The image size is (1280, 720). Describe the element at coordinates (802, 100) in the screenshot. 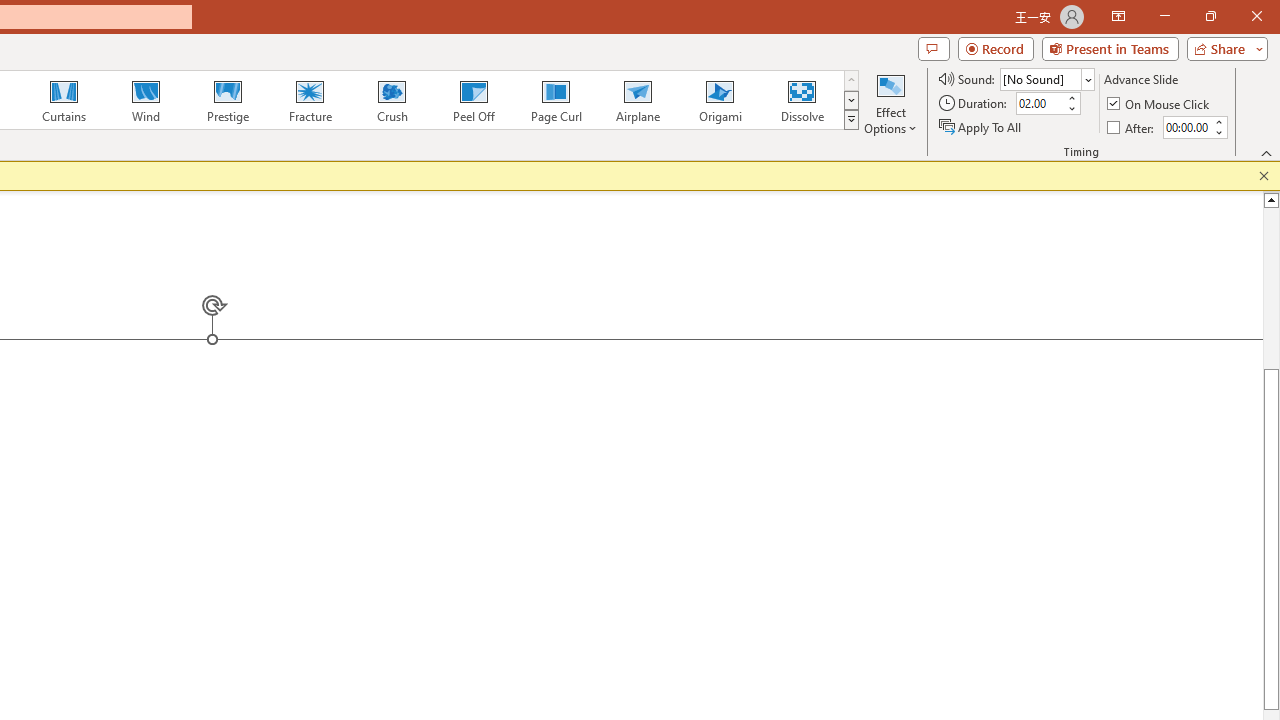

I see `'Dissolve'` at that location.